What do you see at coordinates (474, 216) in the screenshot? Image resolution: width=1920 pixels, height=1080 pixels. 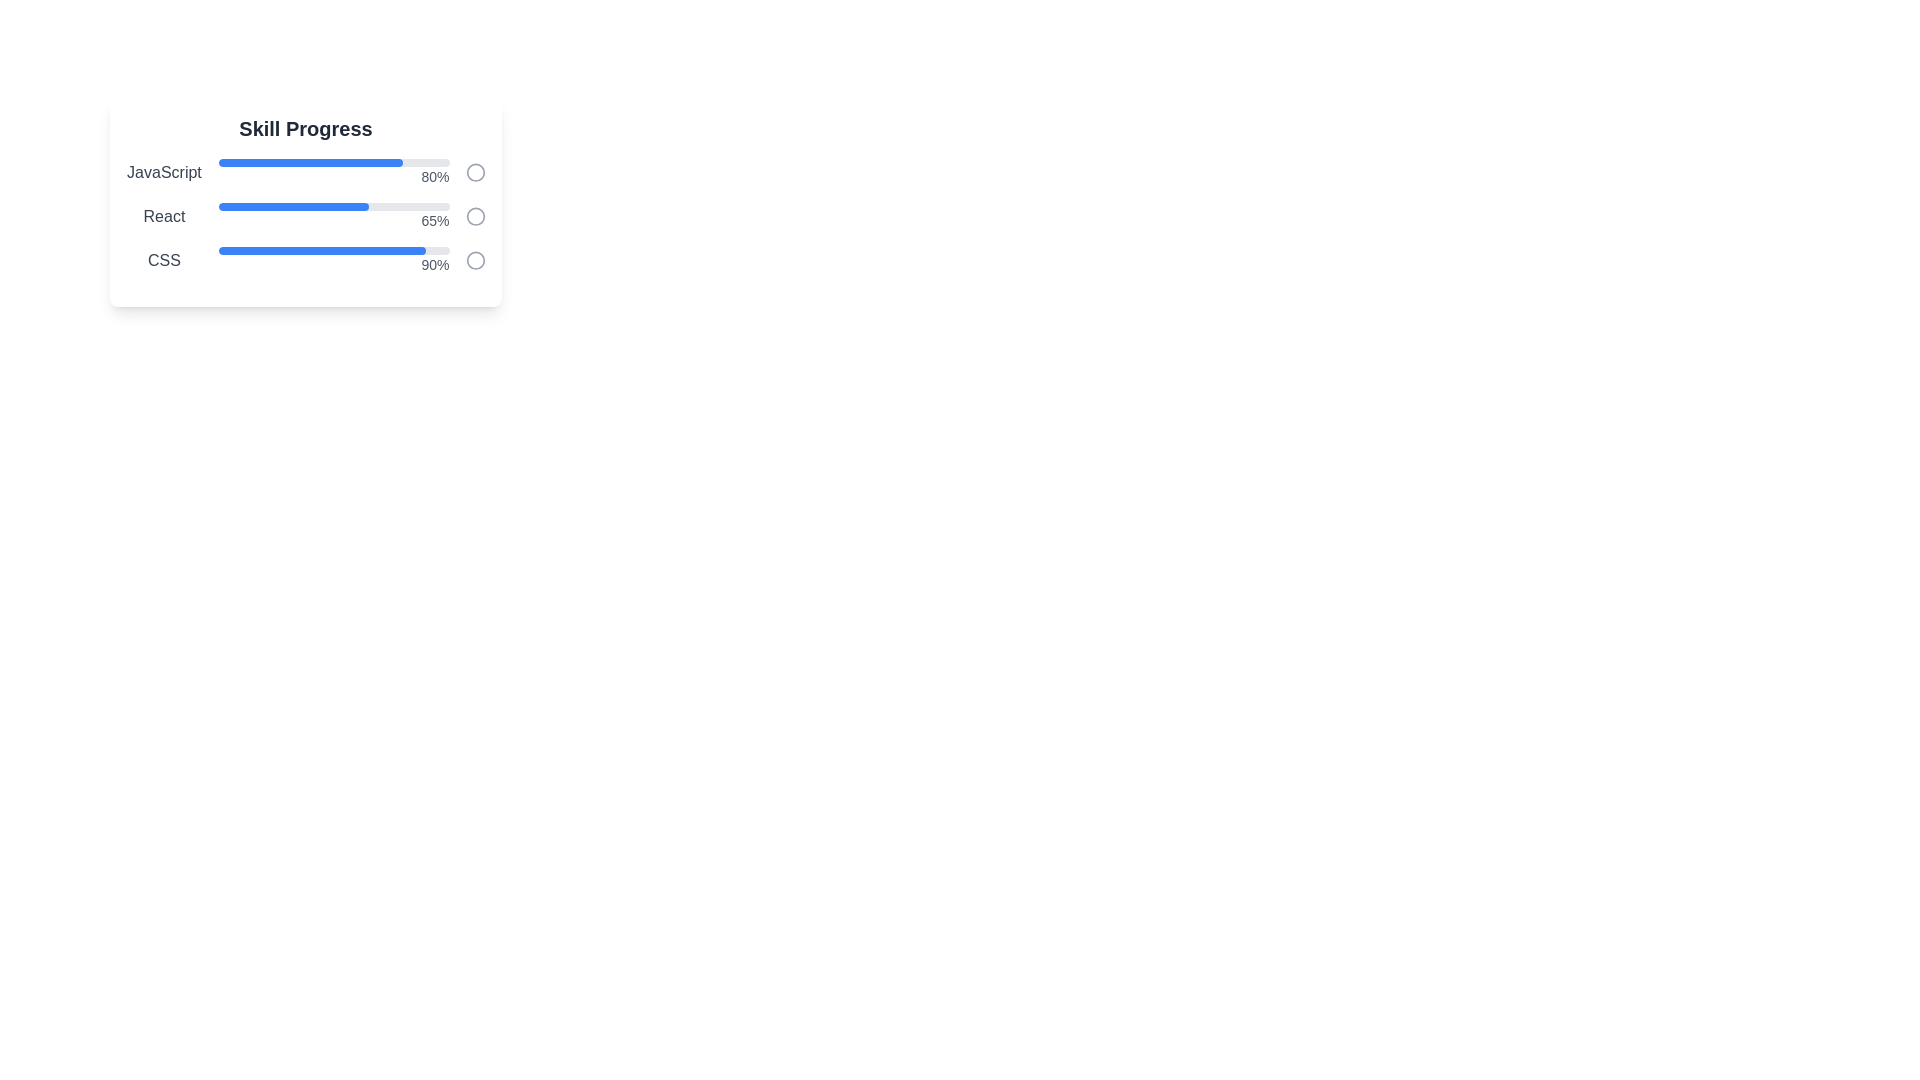 I see `the unfilled circle SVG graphic with a gray border, which is the second indicator in a vertical series next to the 'React' skill progress bar` at bounding box center [474, 216].